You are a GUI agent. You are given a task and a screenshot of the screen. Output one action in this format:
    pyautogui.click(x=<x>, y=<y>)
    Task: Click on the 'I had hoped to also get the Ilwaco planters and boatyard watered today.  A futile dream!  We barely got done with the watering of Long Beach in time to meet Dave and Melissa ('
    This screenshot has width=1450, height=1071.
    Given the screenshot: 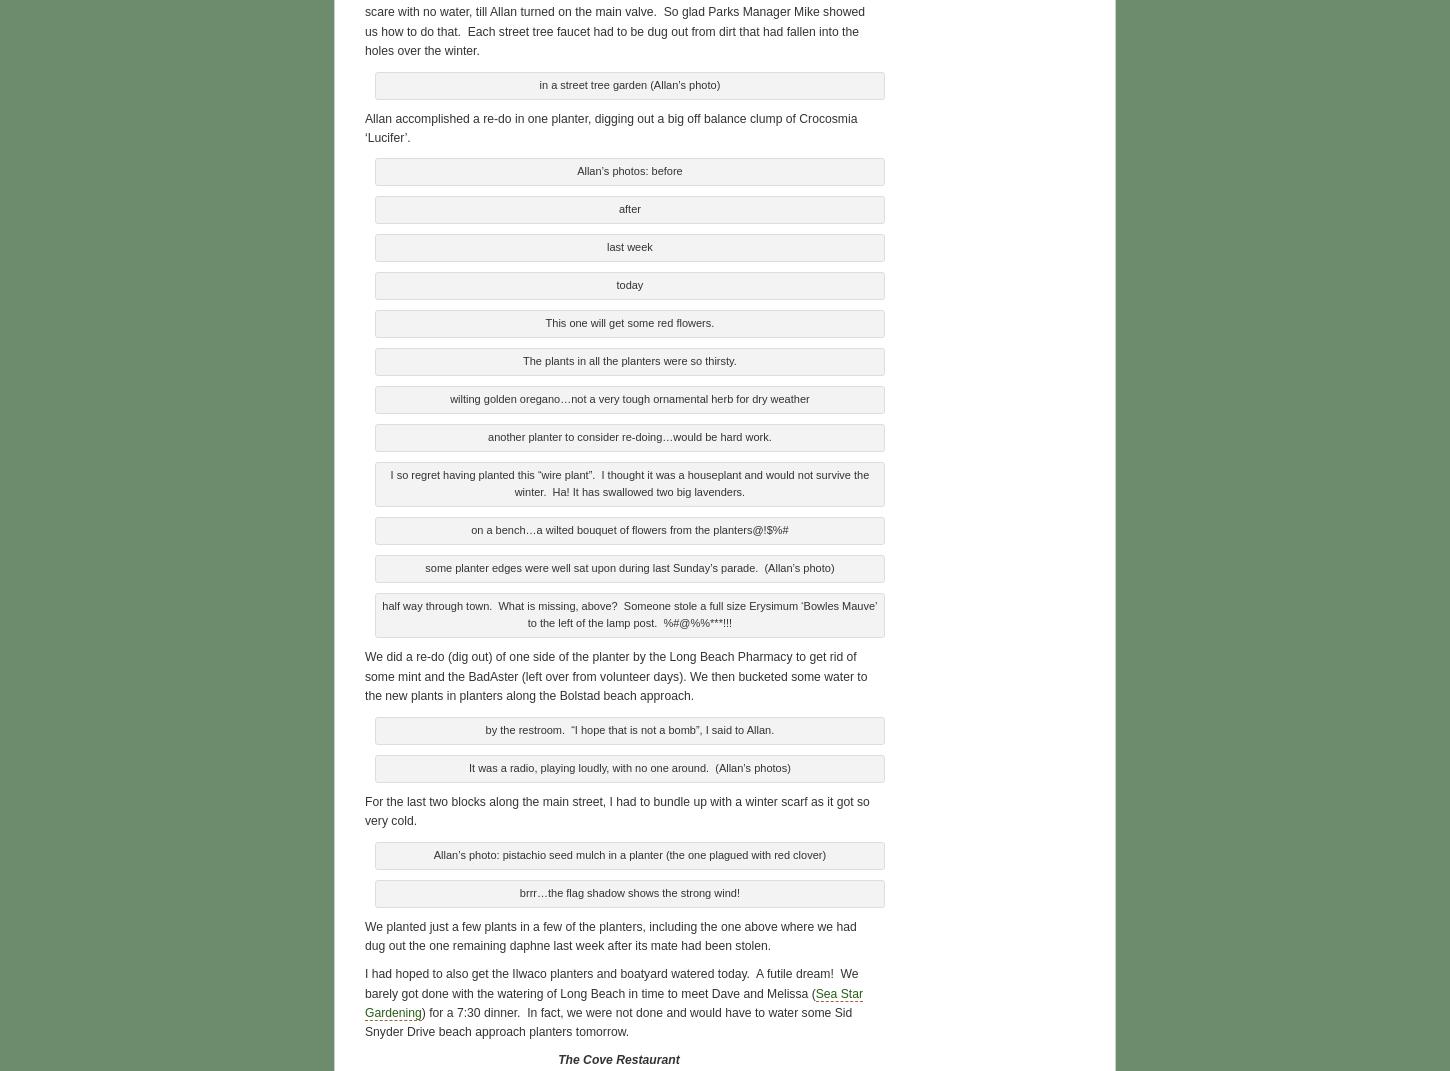 What is the action you would take?
    pyautogui.click(x=610, y=980)
    